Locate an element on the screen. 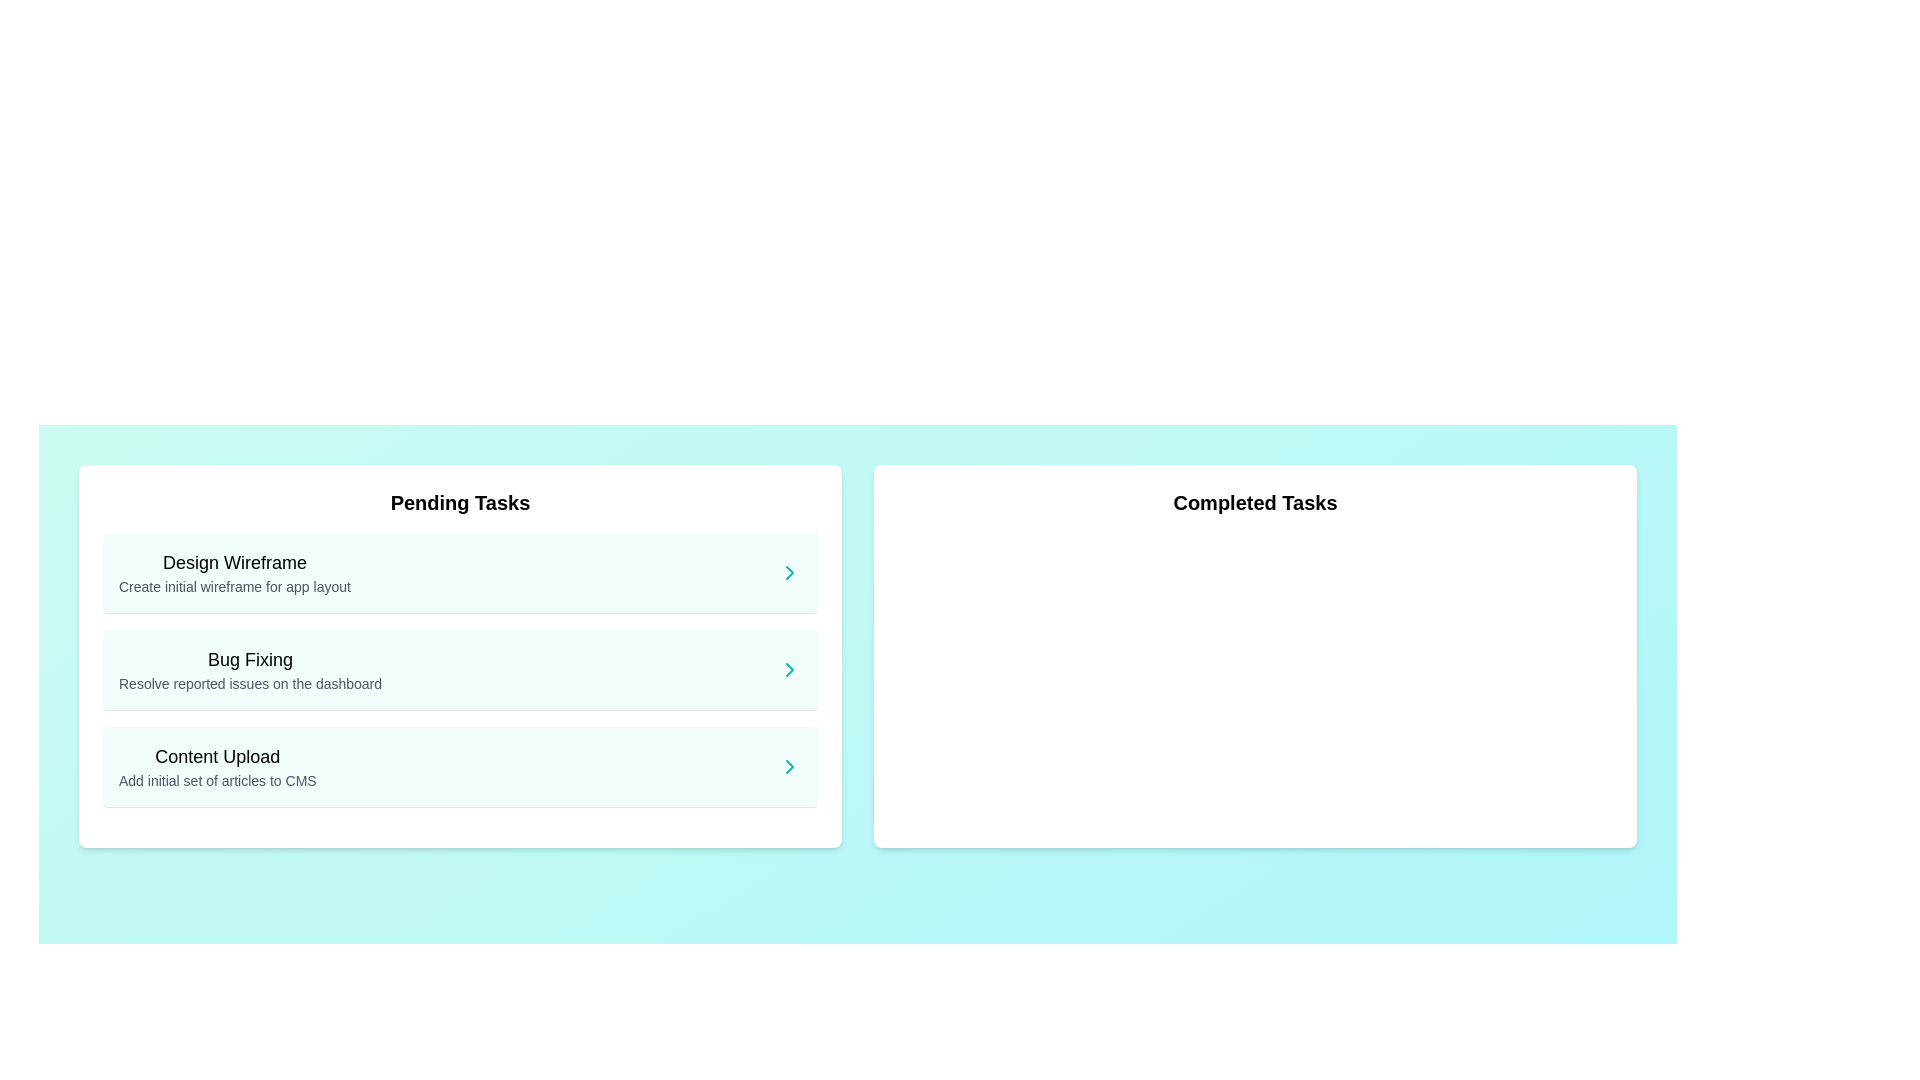 This screenshot has width=1920, height=1080. text 'Design Wireframe' from the header in the 'Pending Tasks' section, which is styled in bold black font against a light green background is located at coordinates (235, 563).